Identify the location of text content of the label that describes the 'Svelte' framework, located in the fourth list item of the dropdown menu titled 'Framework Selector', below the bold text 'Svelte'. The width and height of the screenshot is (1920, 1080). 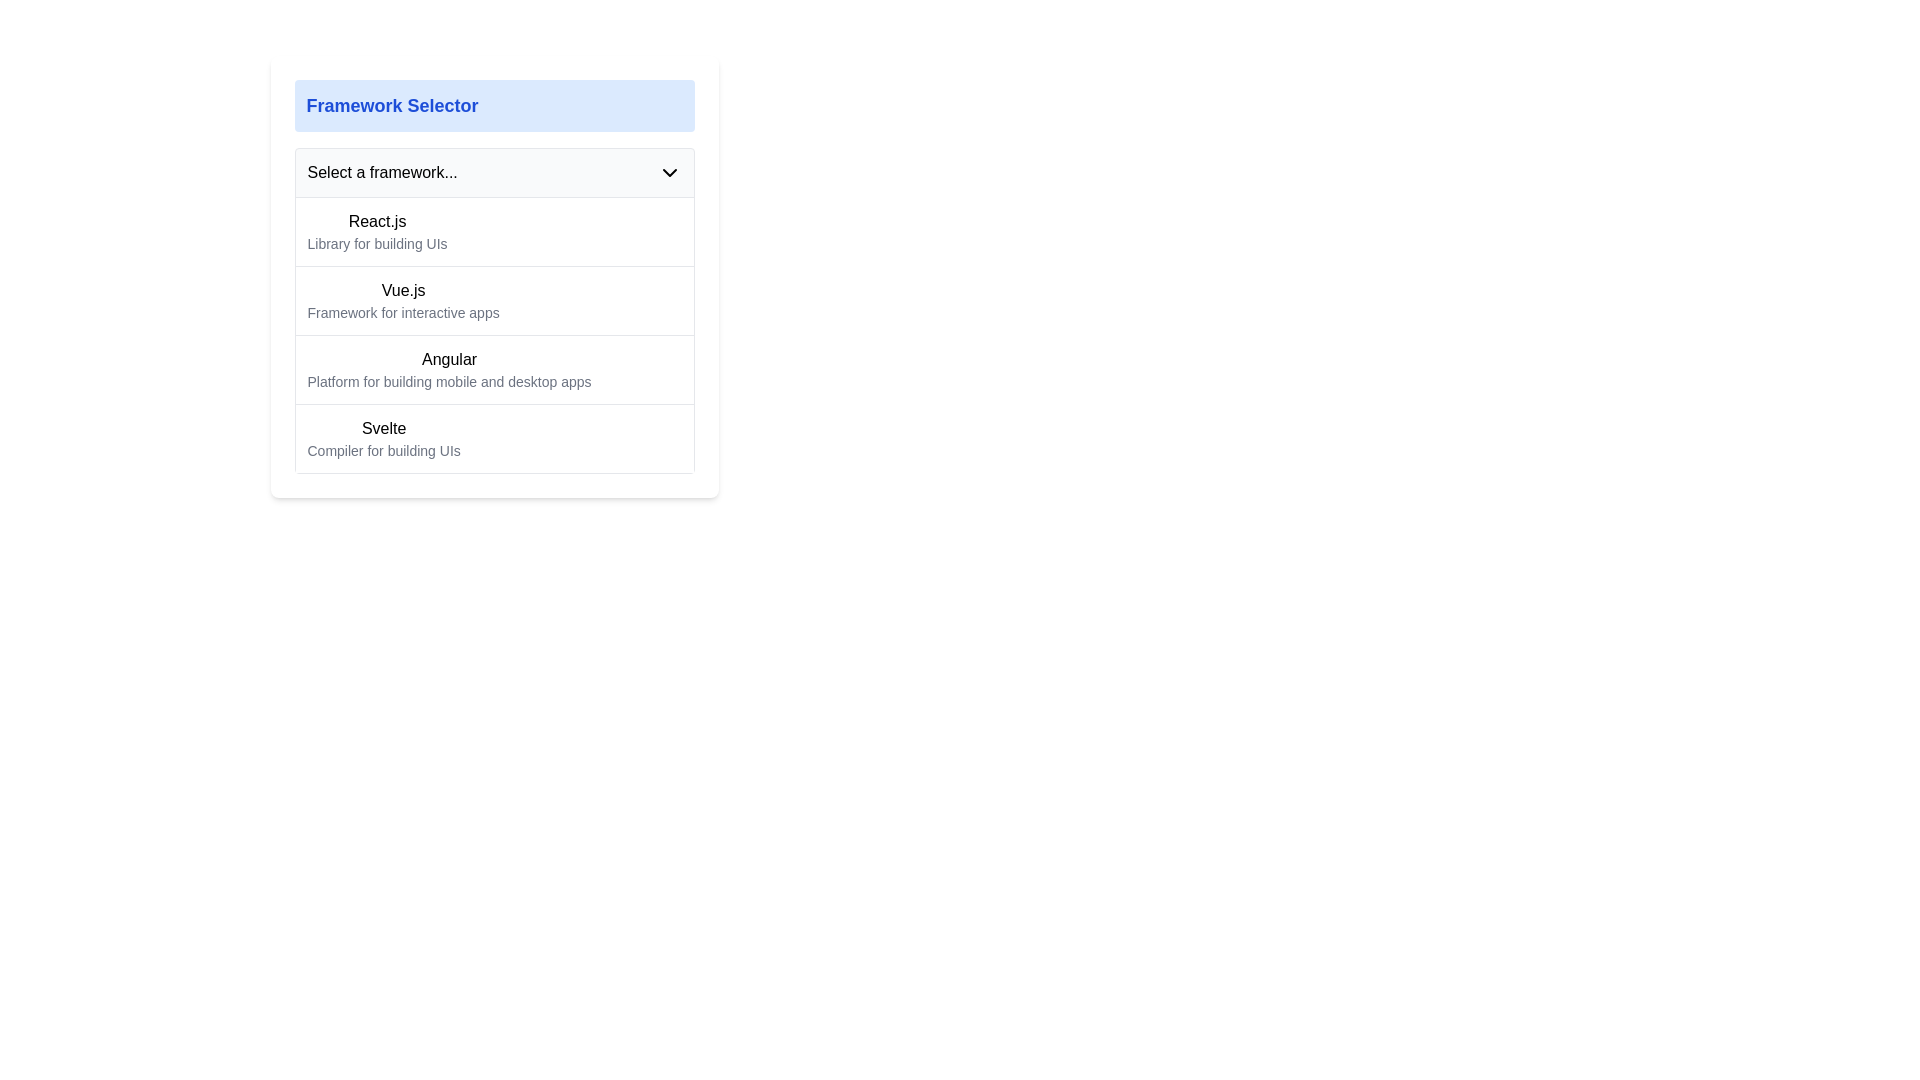
(384, 451).